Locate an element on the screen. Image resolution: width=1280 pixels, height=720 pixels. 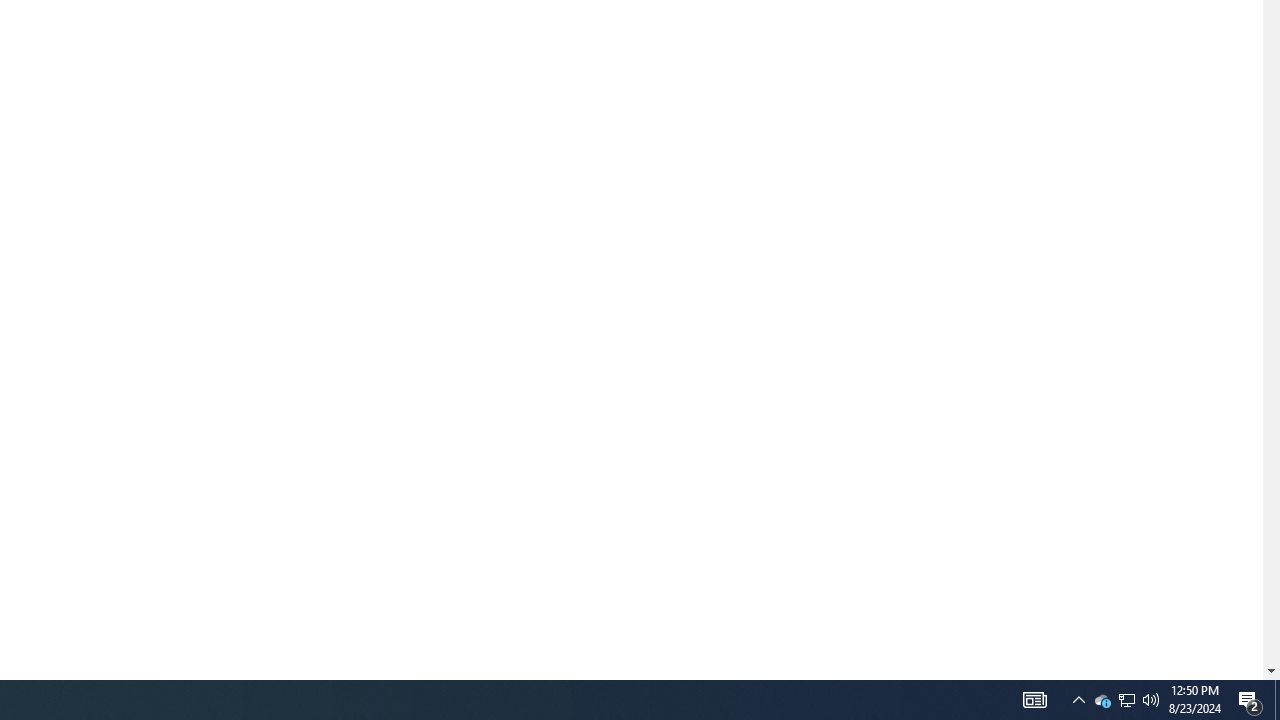
'Q2790: 100%' is located at coordinates (1127, 698).